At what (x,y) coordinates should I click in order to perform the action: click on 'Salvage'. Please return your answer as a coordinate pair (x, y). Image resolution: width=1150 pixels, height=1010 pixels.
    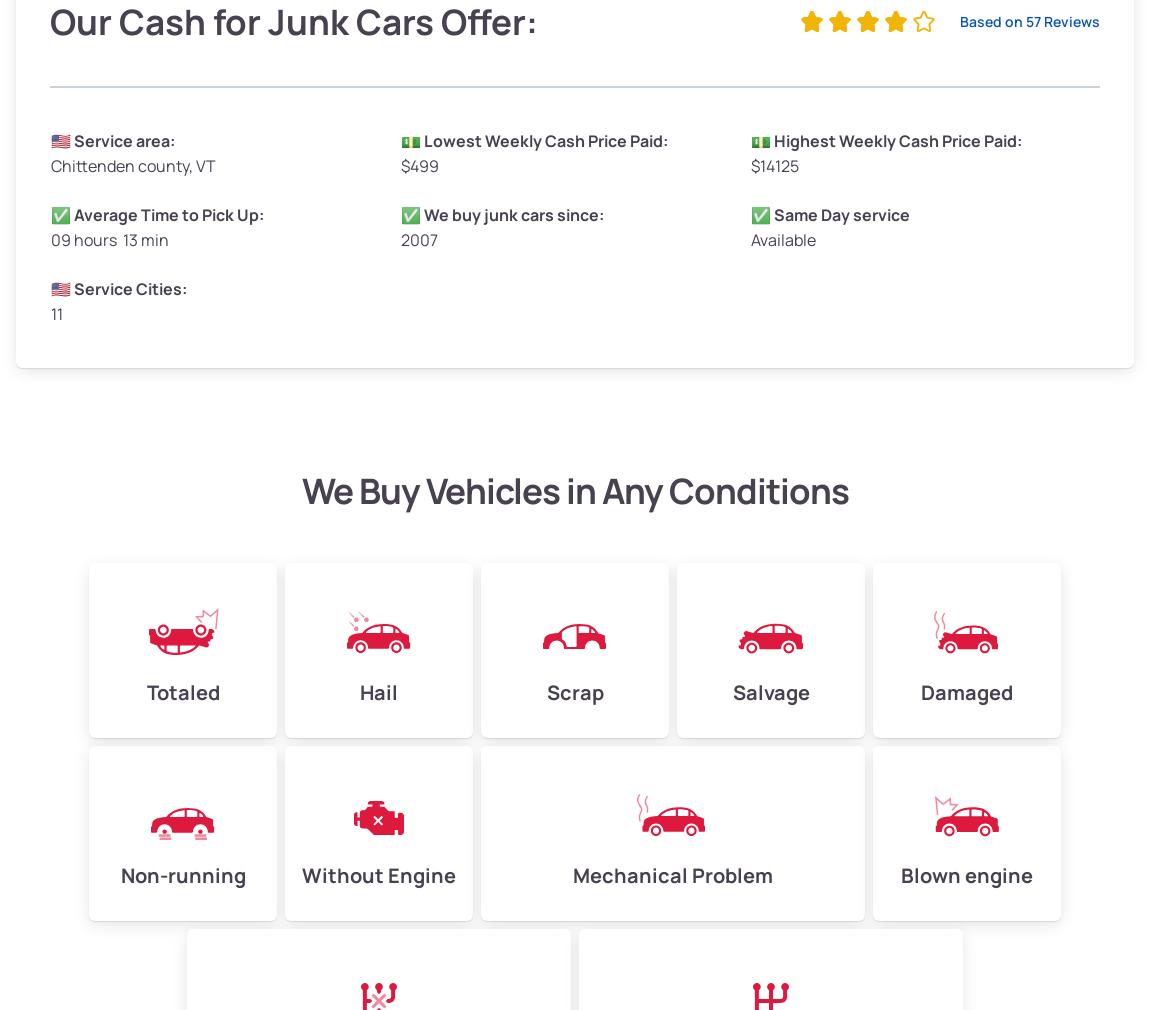
    Looking at the image, I should click on (769, 691).